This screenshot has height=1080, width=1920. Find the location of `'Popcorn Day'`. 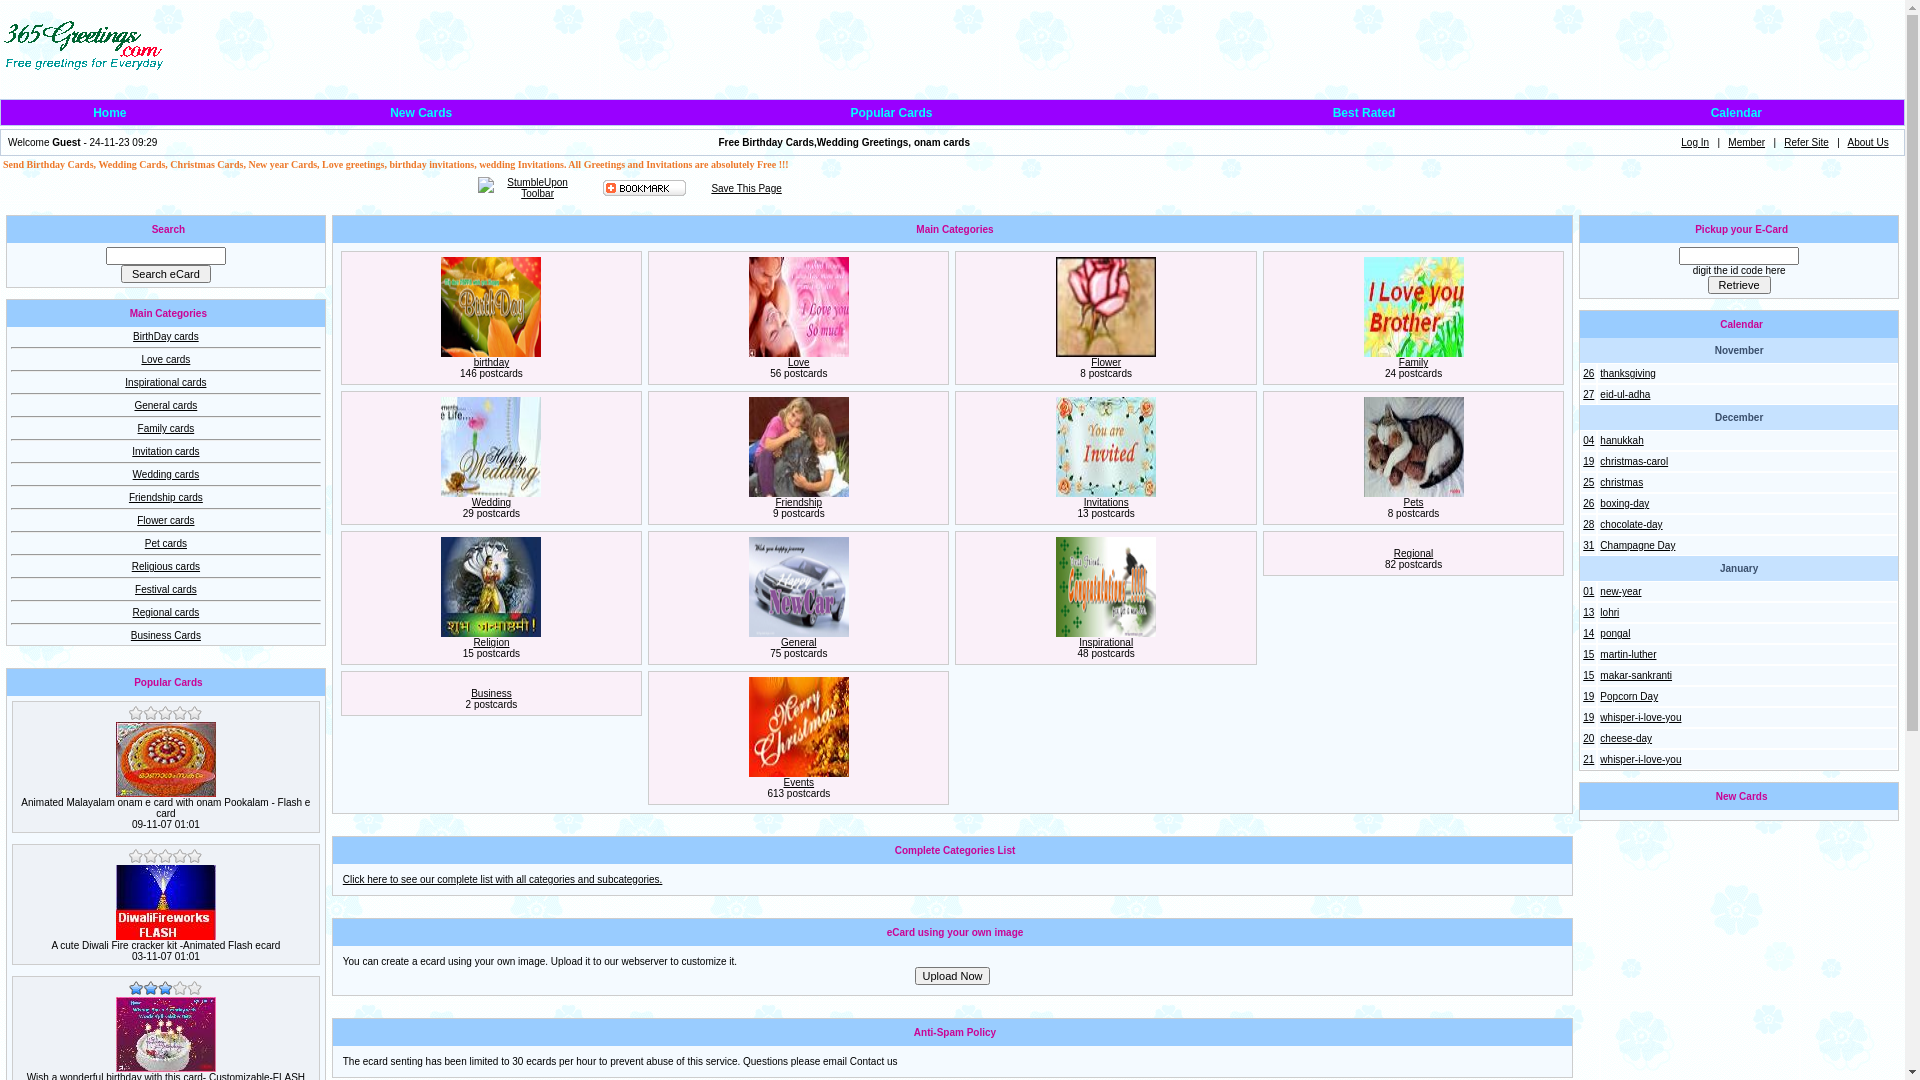

'Popcorn Day' is located at coordinates (1628, 695).